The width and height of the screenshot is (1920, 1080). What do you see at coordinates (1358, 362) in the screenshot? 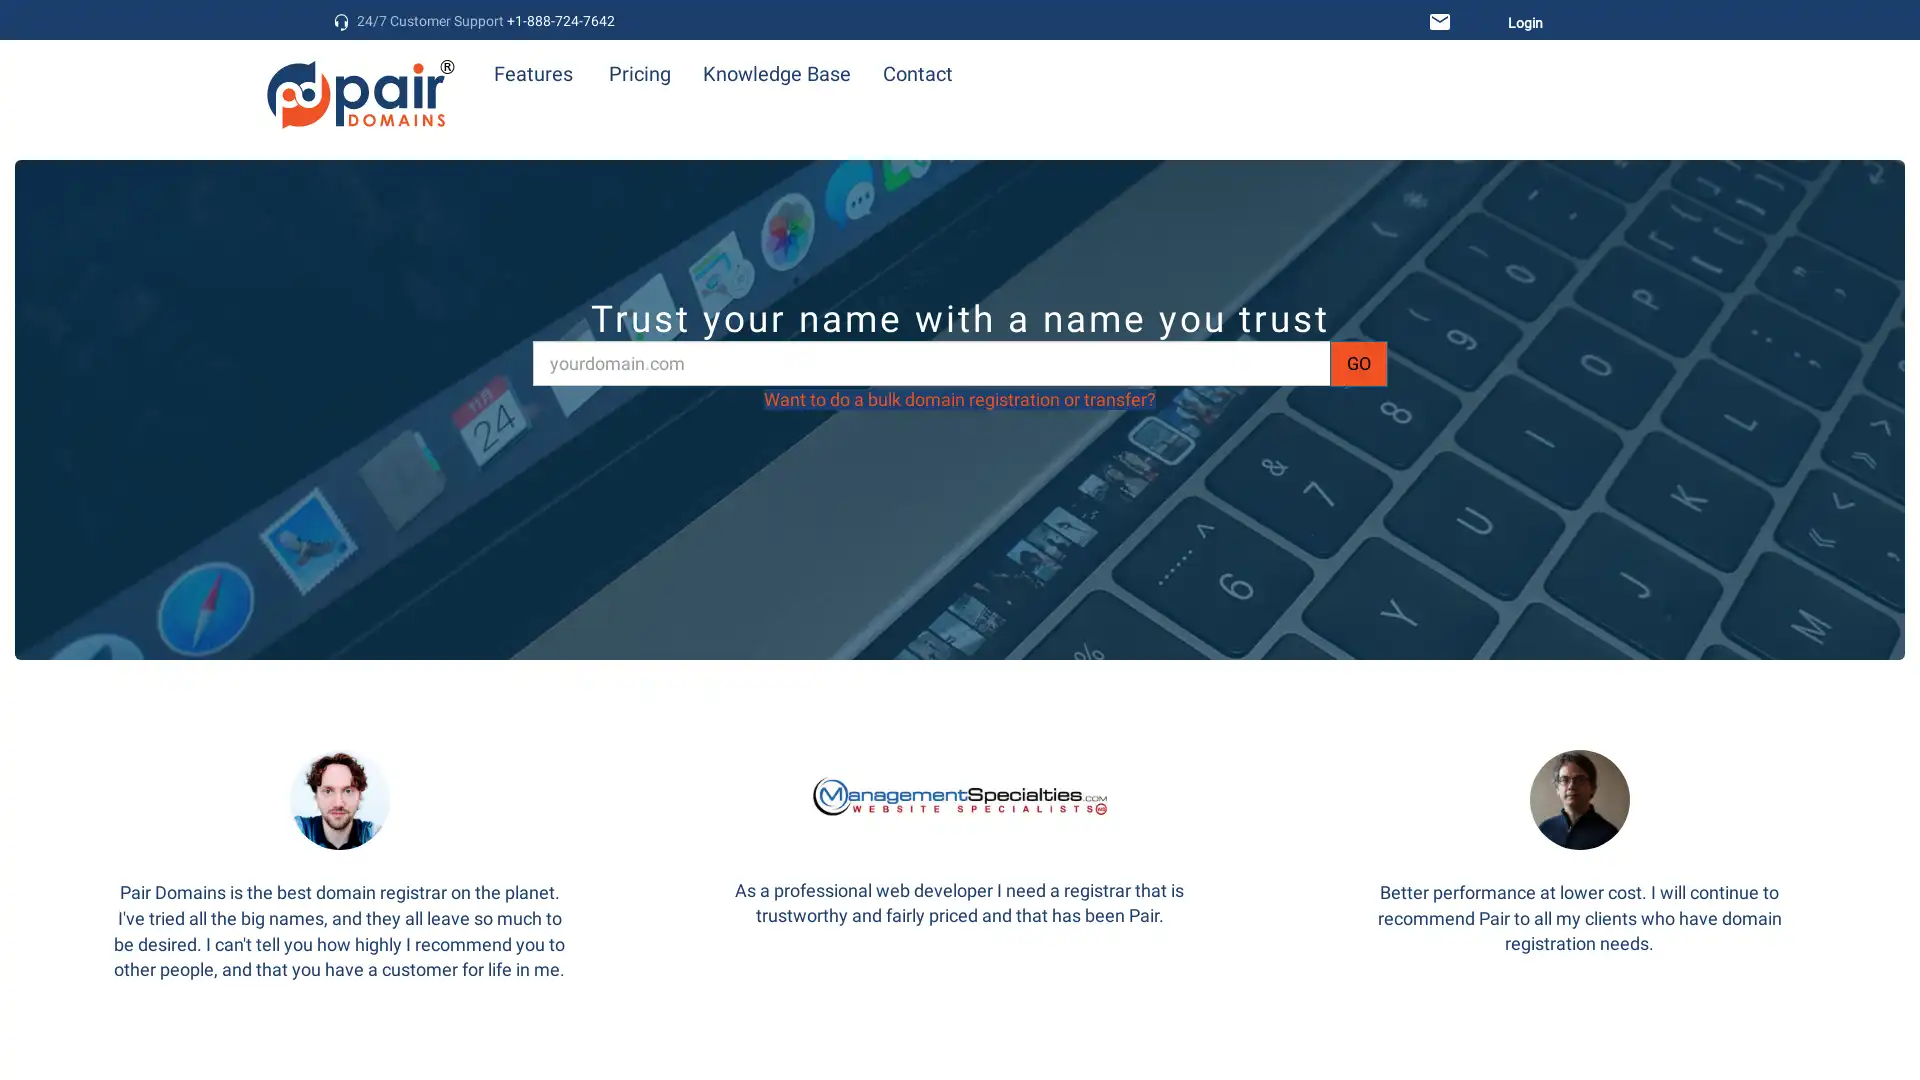
I see `GO` at bounding box center [1358, 362].